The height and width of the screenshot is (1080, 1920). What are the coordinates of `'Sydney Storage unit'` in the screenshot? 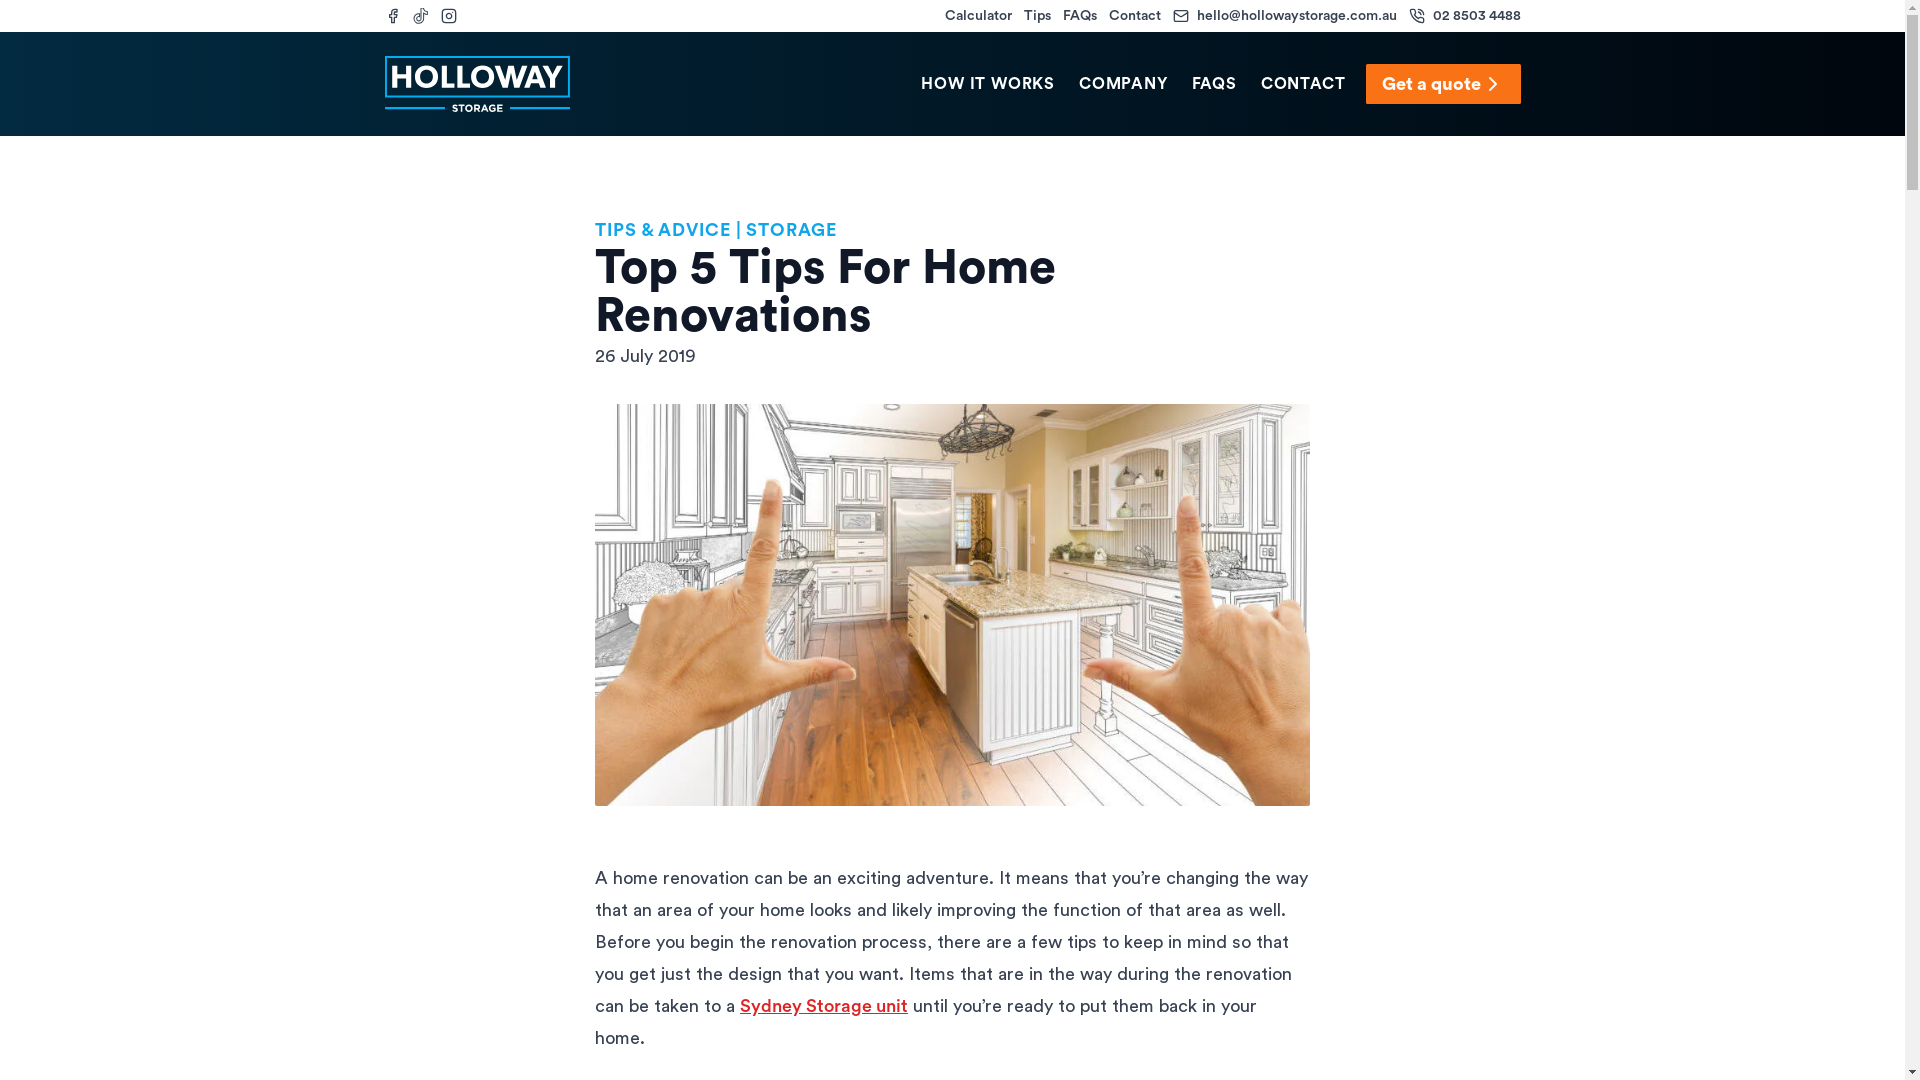 It's located at (824, 1006).